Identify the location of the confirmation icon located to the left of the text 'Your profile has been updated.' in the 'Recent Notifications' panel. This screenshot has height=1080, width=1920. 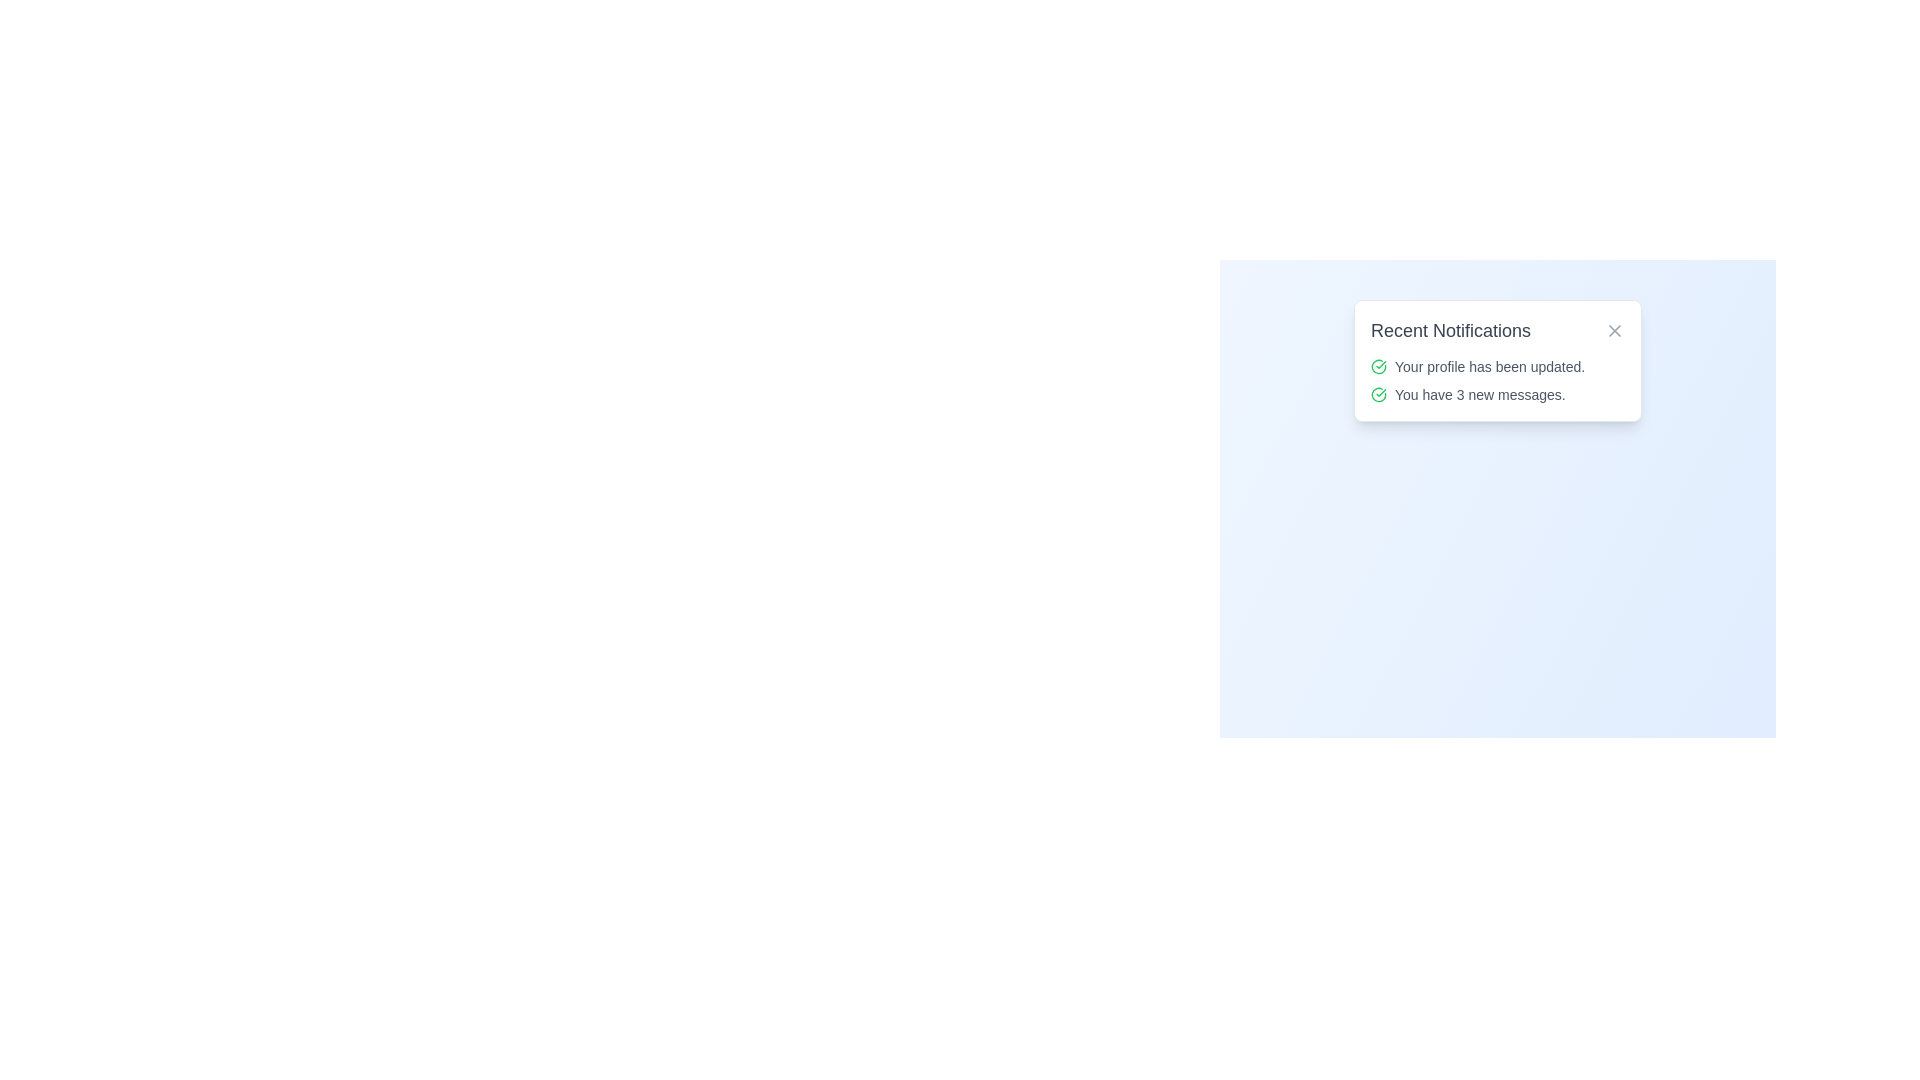
(1377, 366).